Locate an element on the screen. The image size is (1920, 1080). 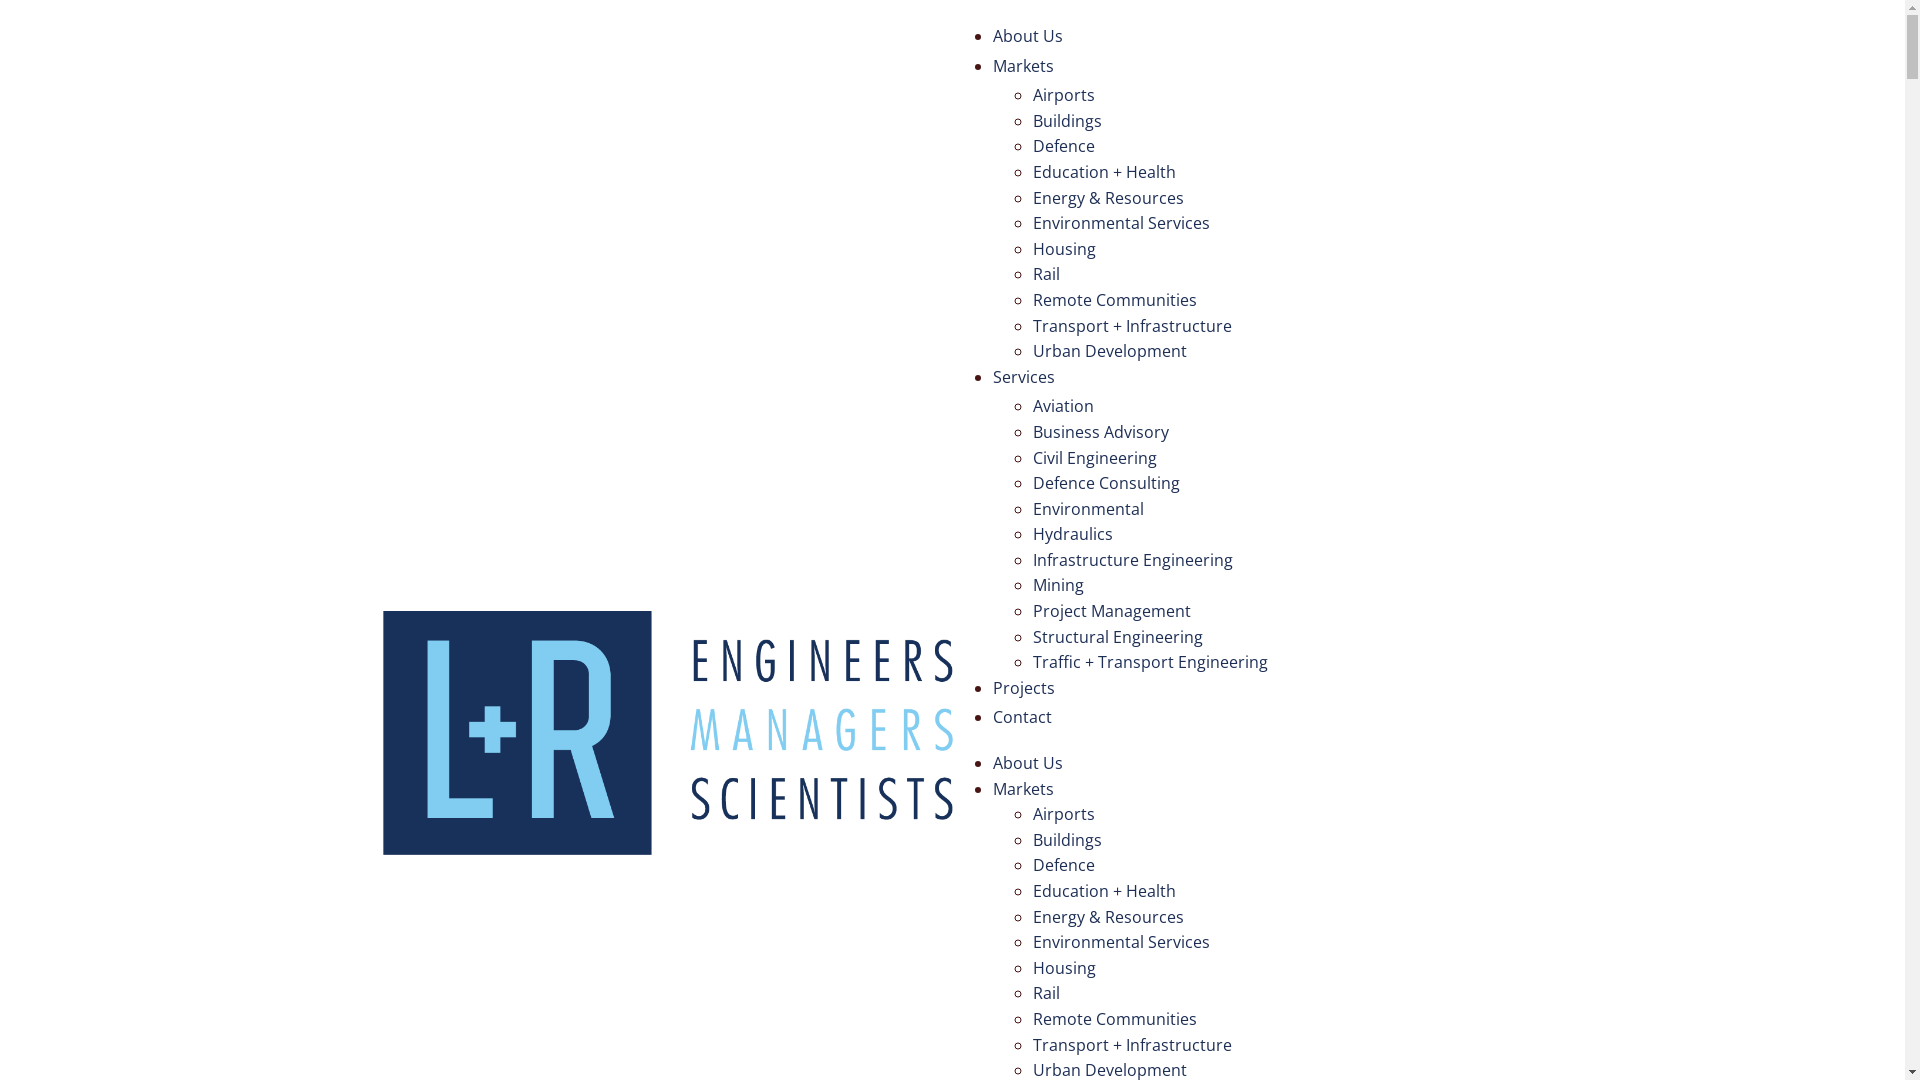
'Civil Engineering' is located at coordinates (1093, 456).